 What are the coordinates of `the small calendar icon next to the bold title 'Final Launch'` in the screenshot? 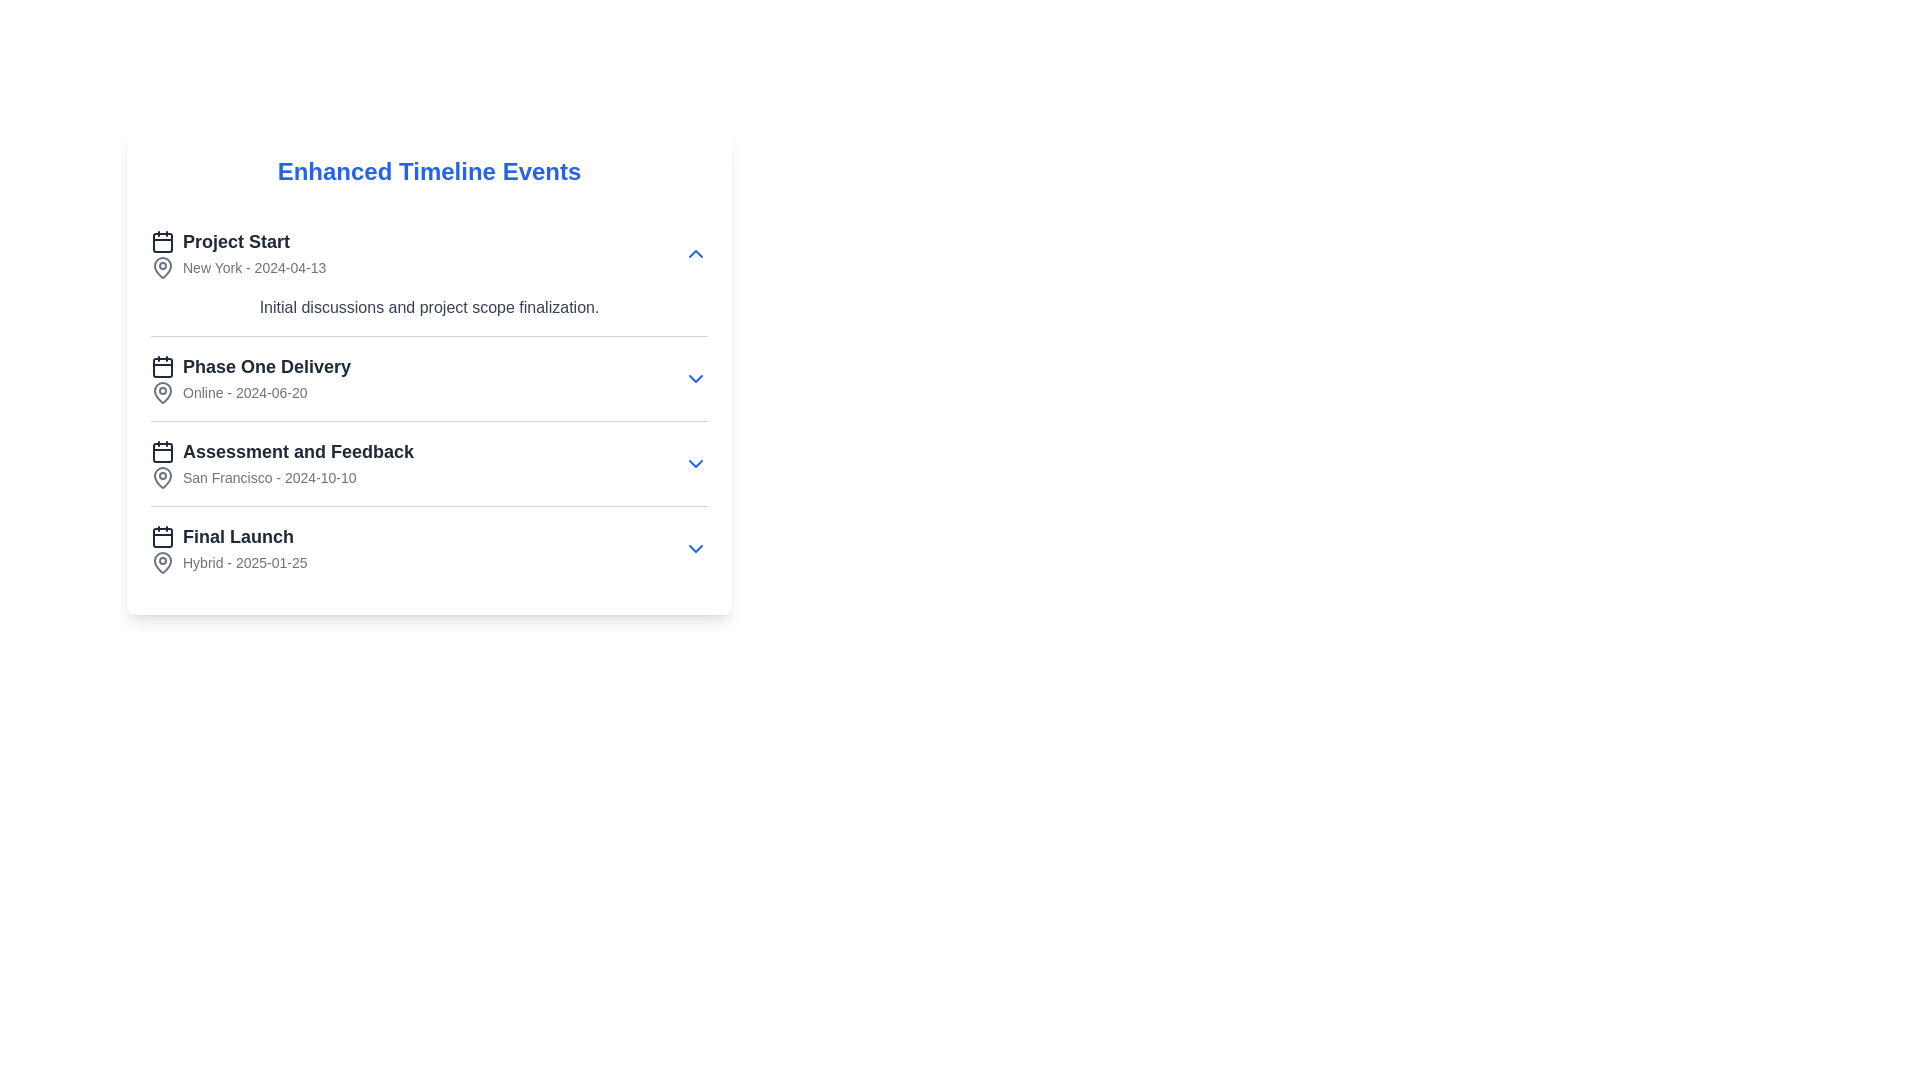 It's located at (229, 548).